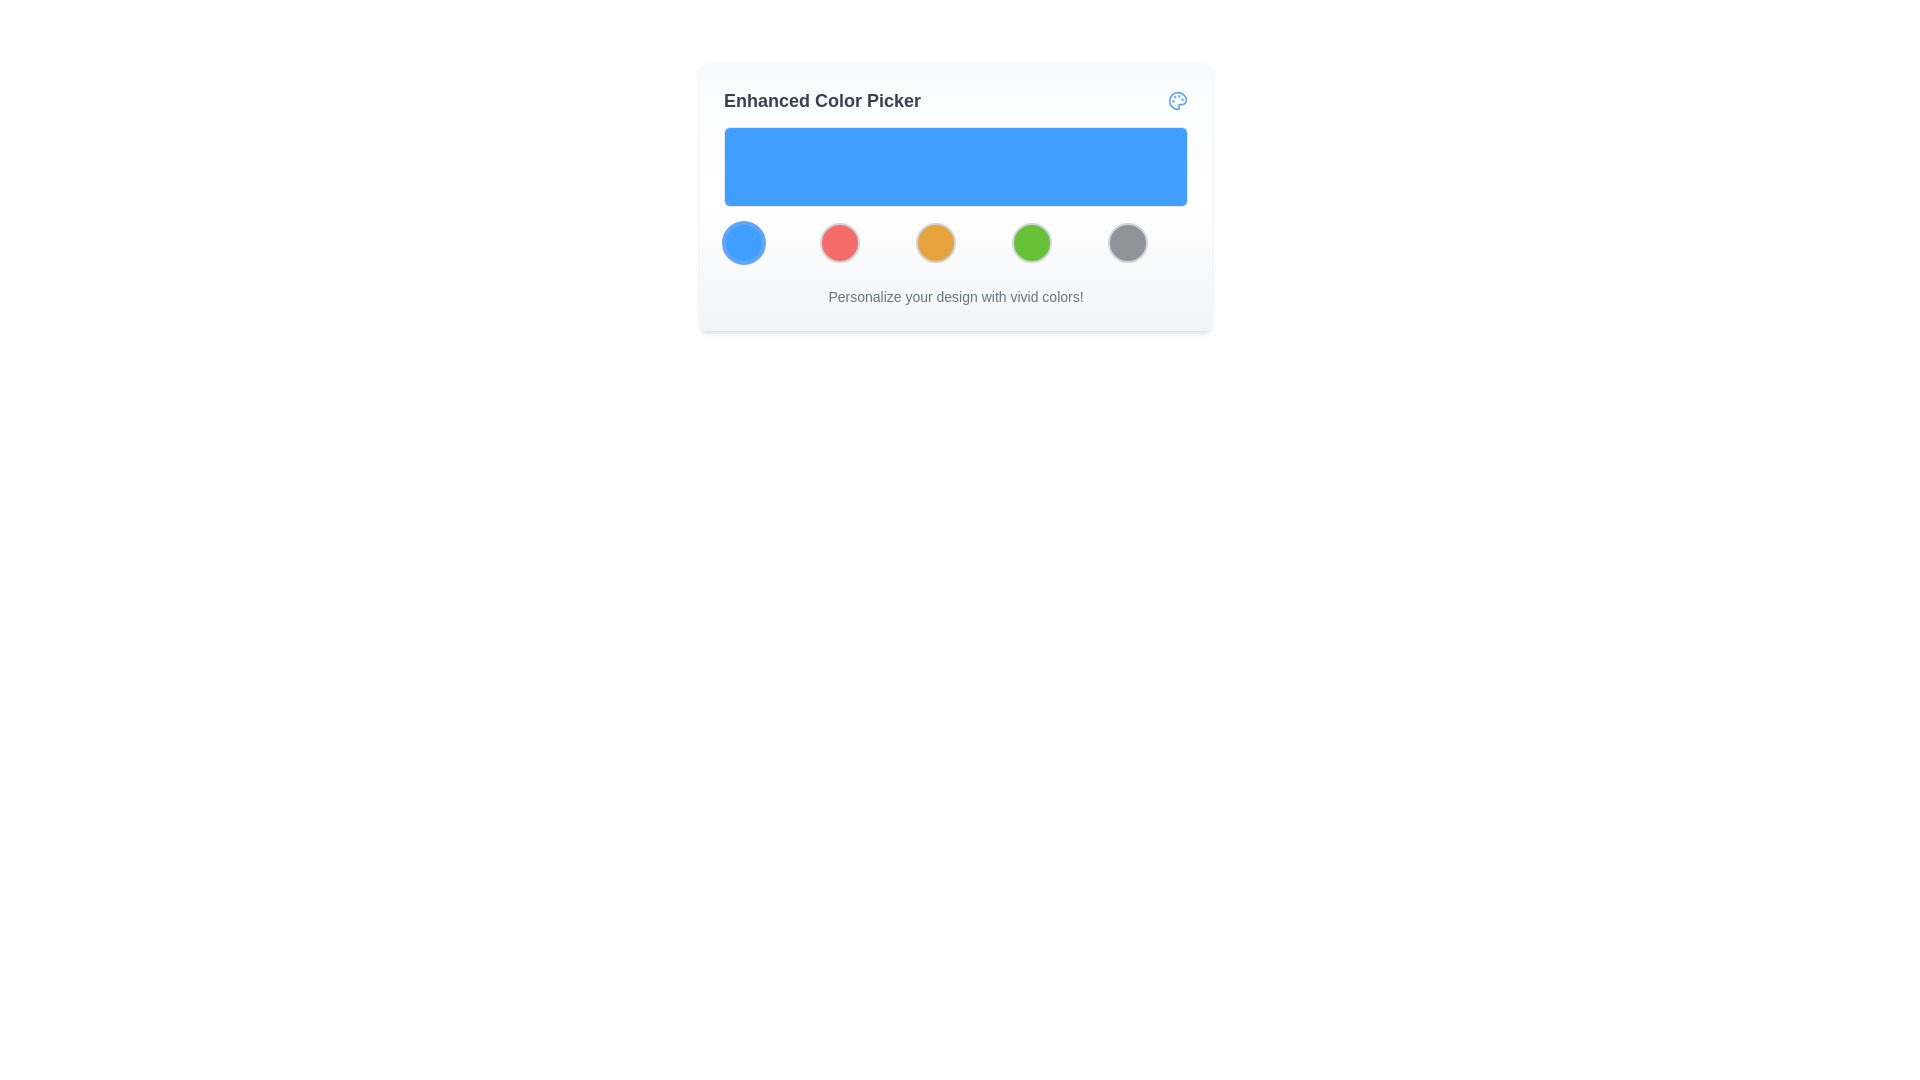  I want to click on the vibrant blue palette icon located in the top-right corner next to the 'Enhanced Color Picker' title, so click(1177, 100).